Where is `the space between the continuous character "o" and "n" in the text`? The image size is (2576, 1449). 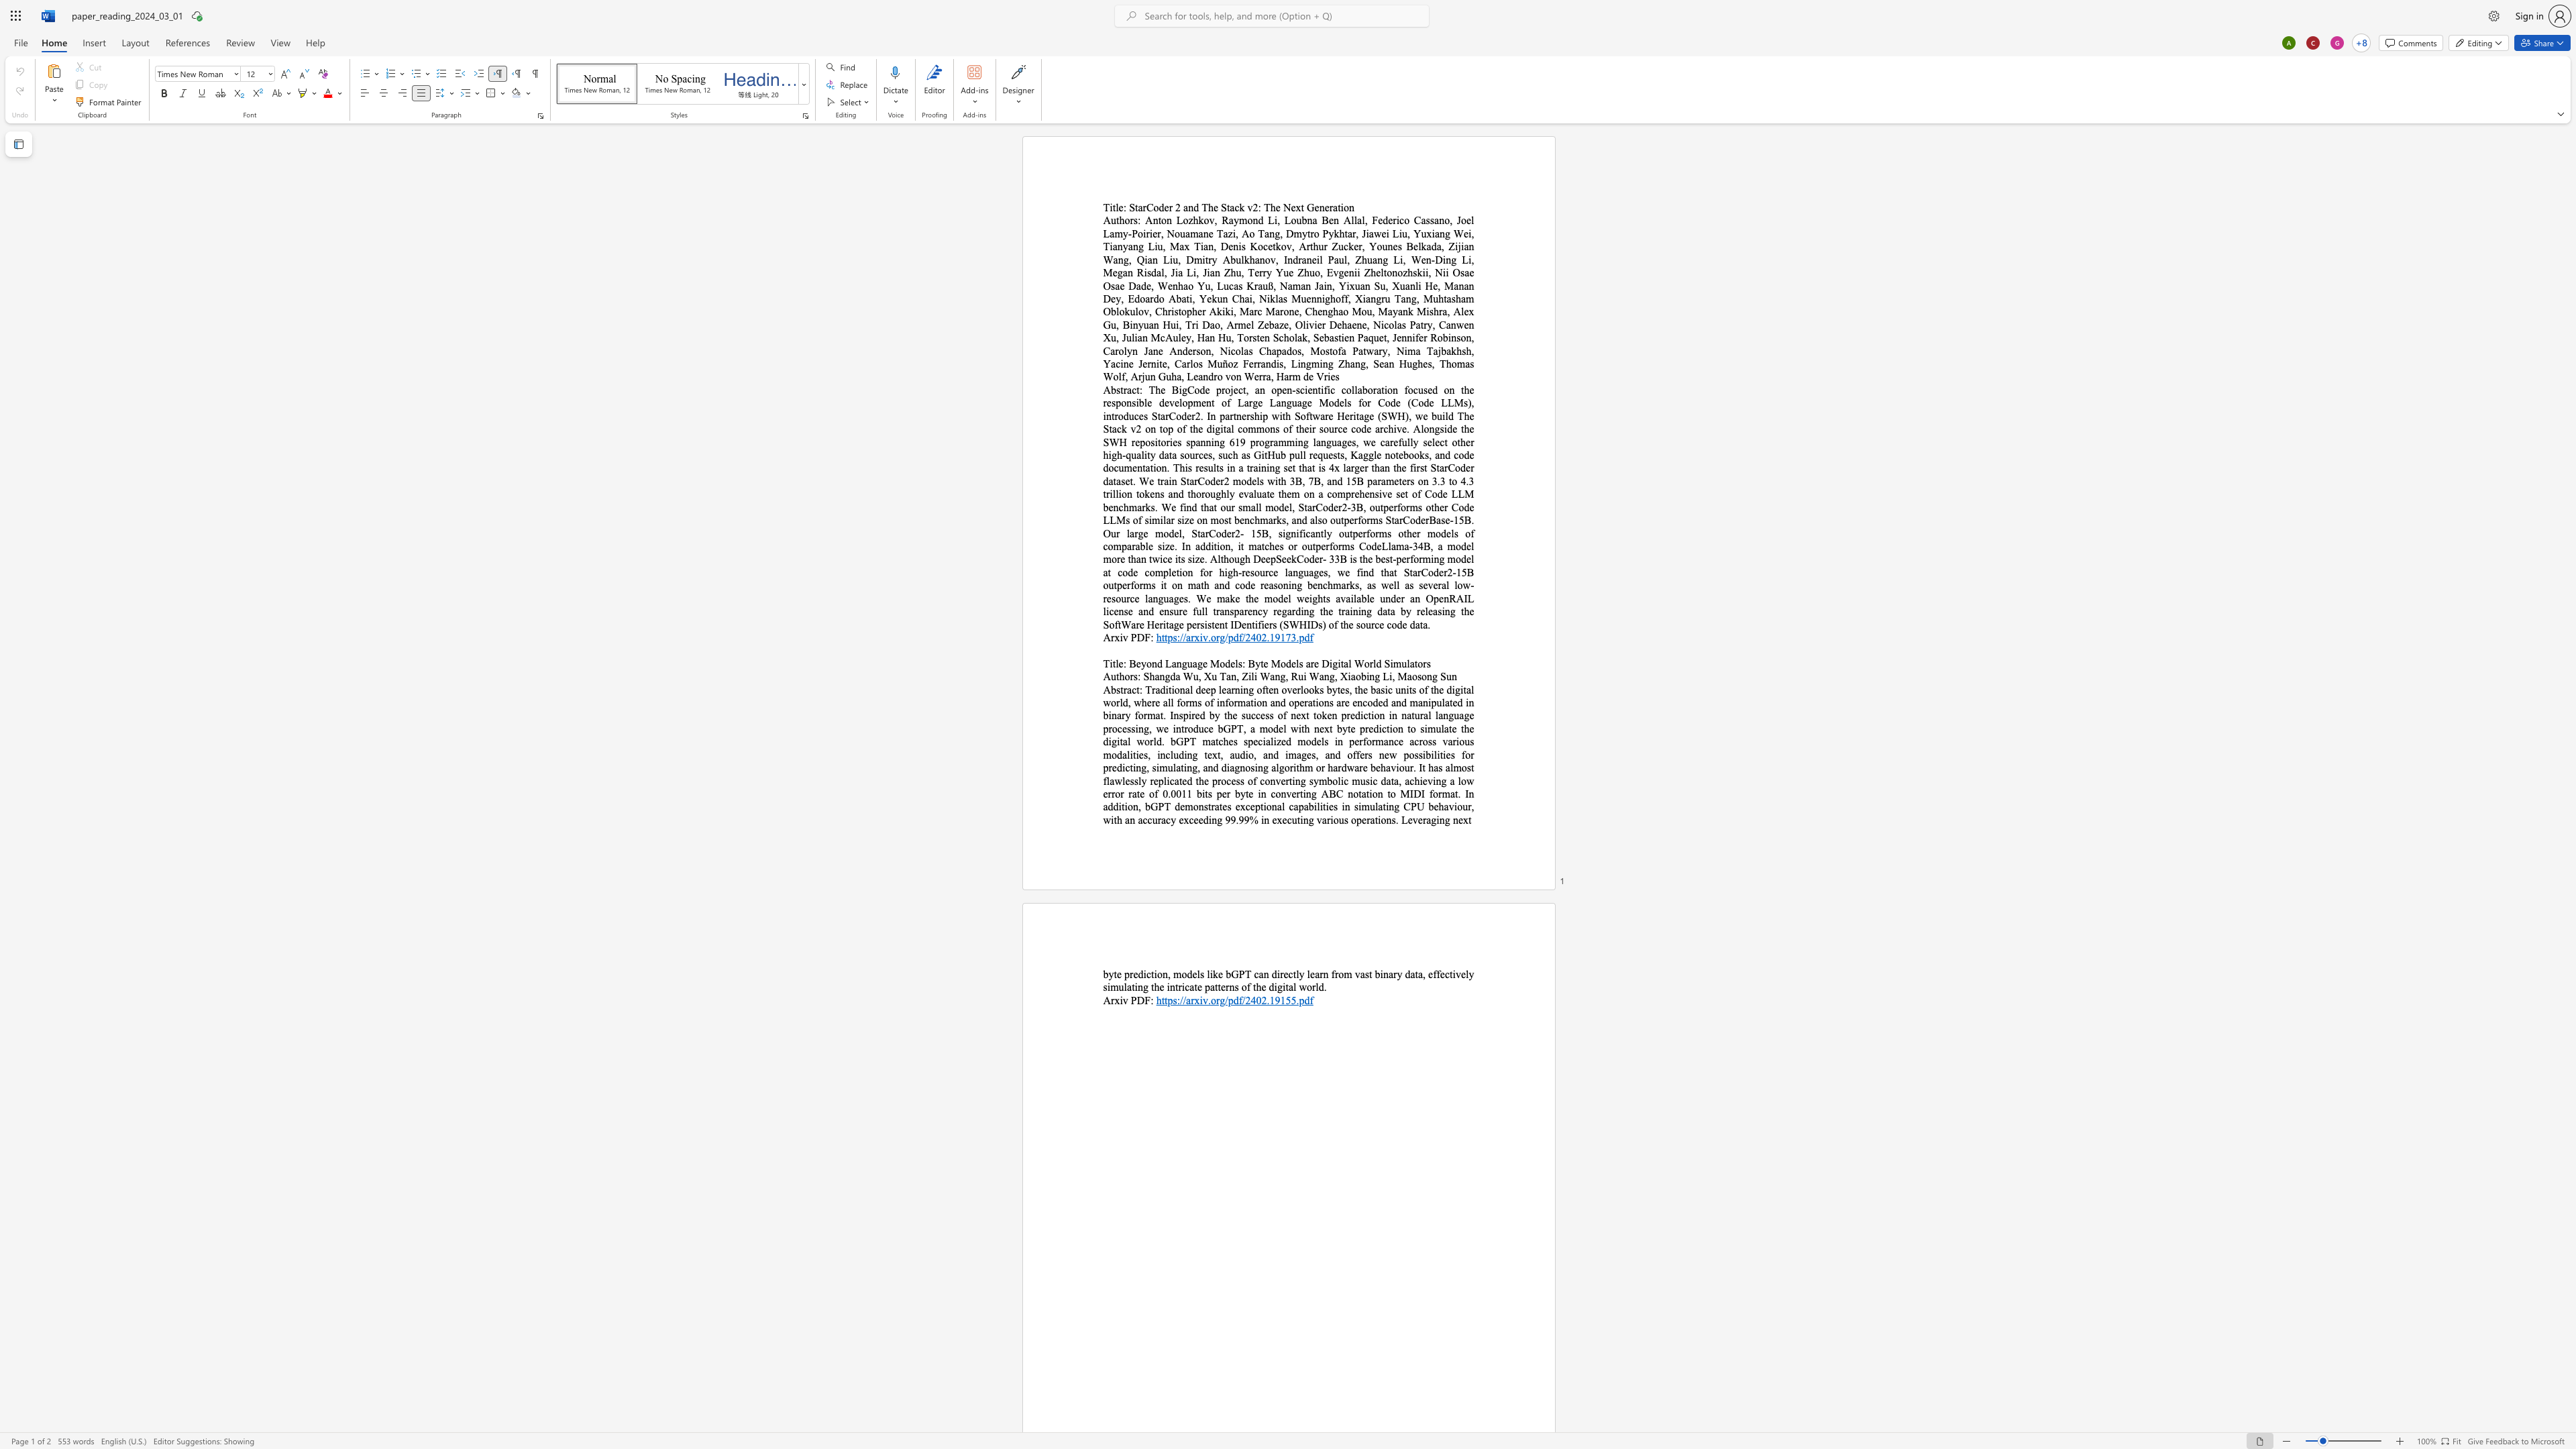 the space between the continuous character "o" and "n" in the text is located at coordinates (1150, 663).